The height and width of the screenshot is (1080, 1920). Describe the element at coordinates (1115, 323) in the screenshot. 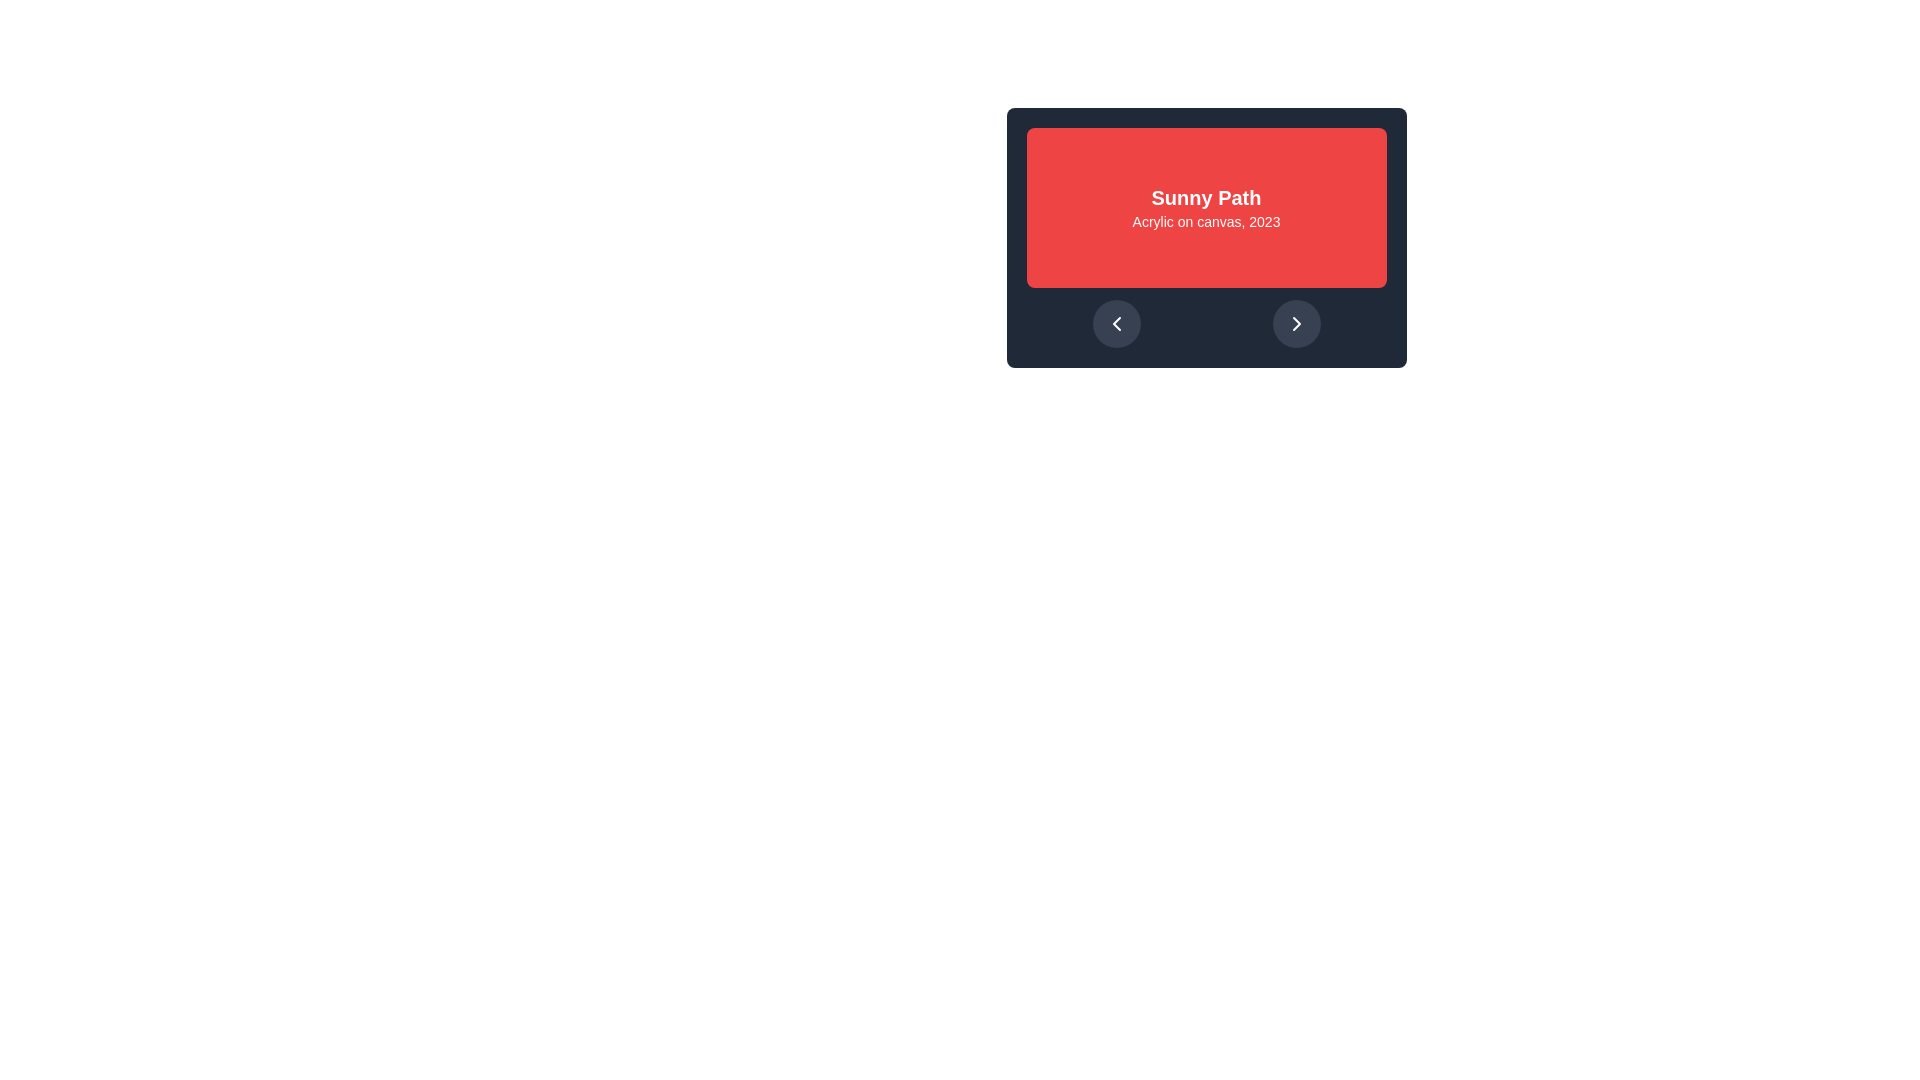

I see `the left-facing chevron icon located on the left side of the panel` at that location.